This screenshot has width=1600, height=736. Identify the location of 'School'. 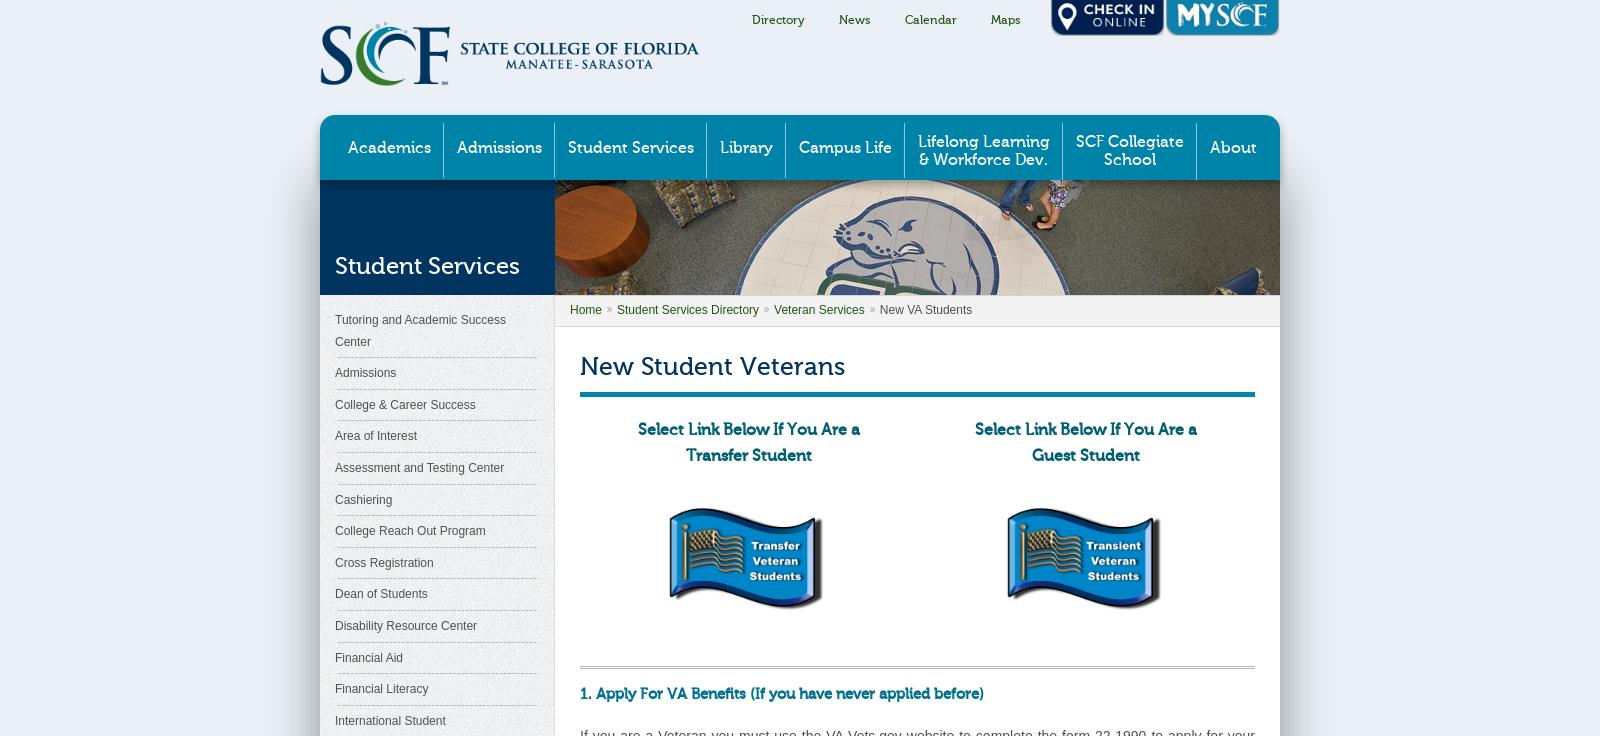
(1128, 160).